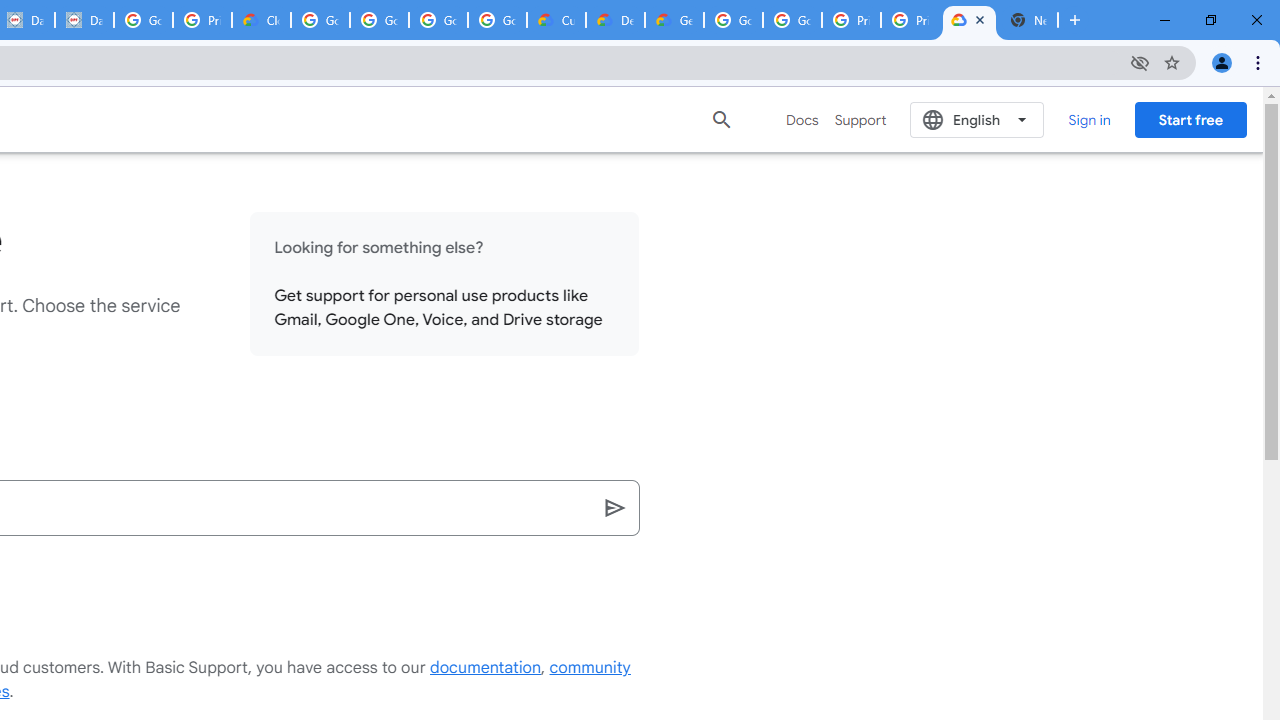  Describe the element at coordinates (969, 20) in the screenshot. I see `'Support Hub | Google Cloud'` at that location.